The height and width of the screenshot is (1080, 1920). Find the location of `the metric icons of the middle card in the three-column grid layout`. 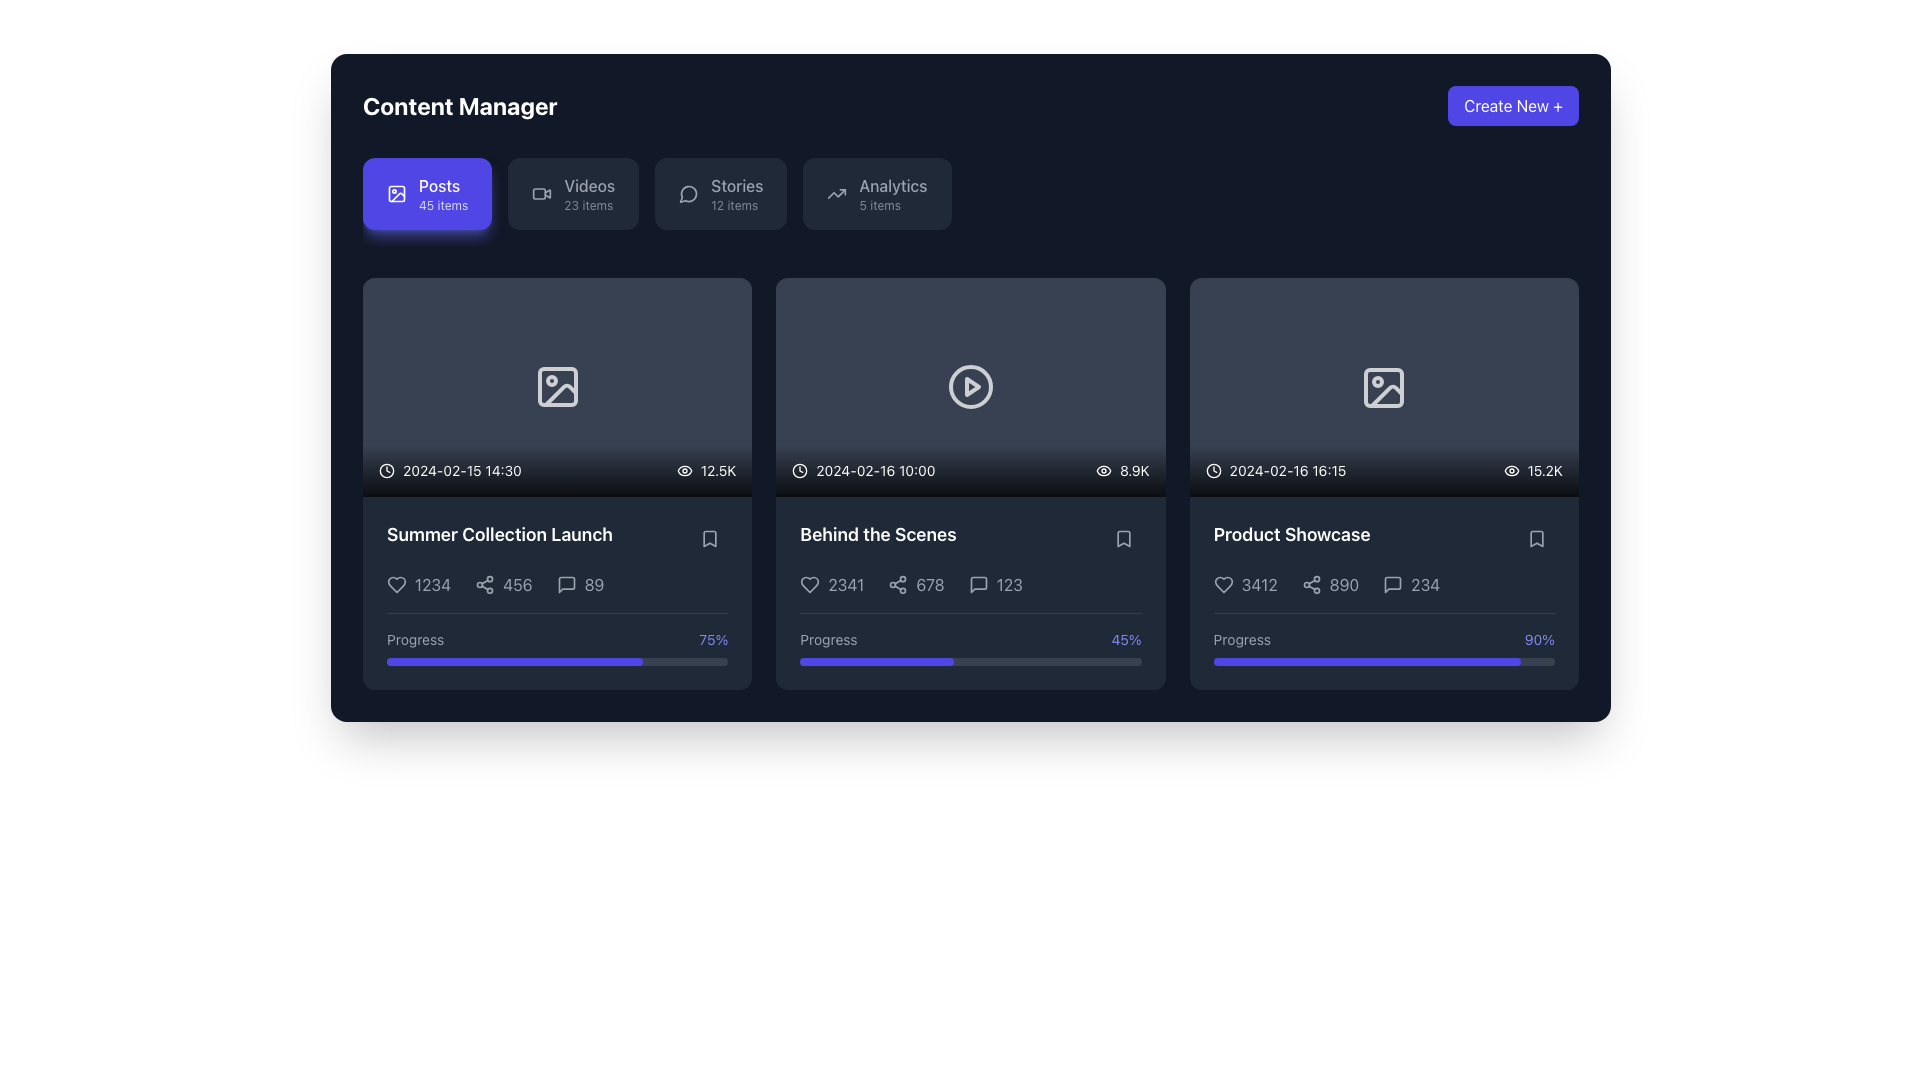

the metric icons of the middle card in the three-column grid layout is located at coordinates (970, 483).